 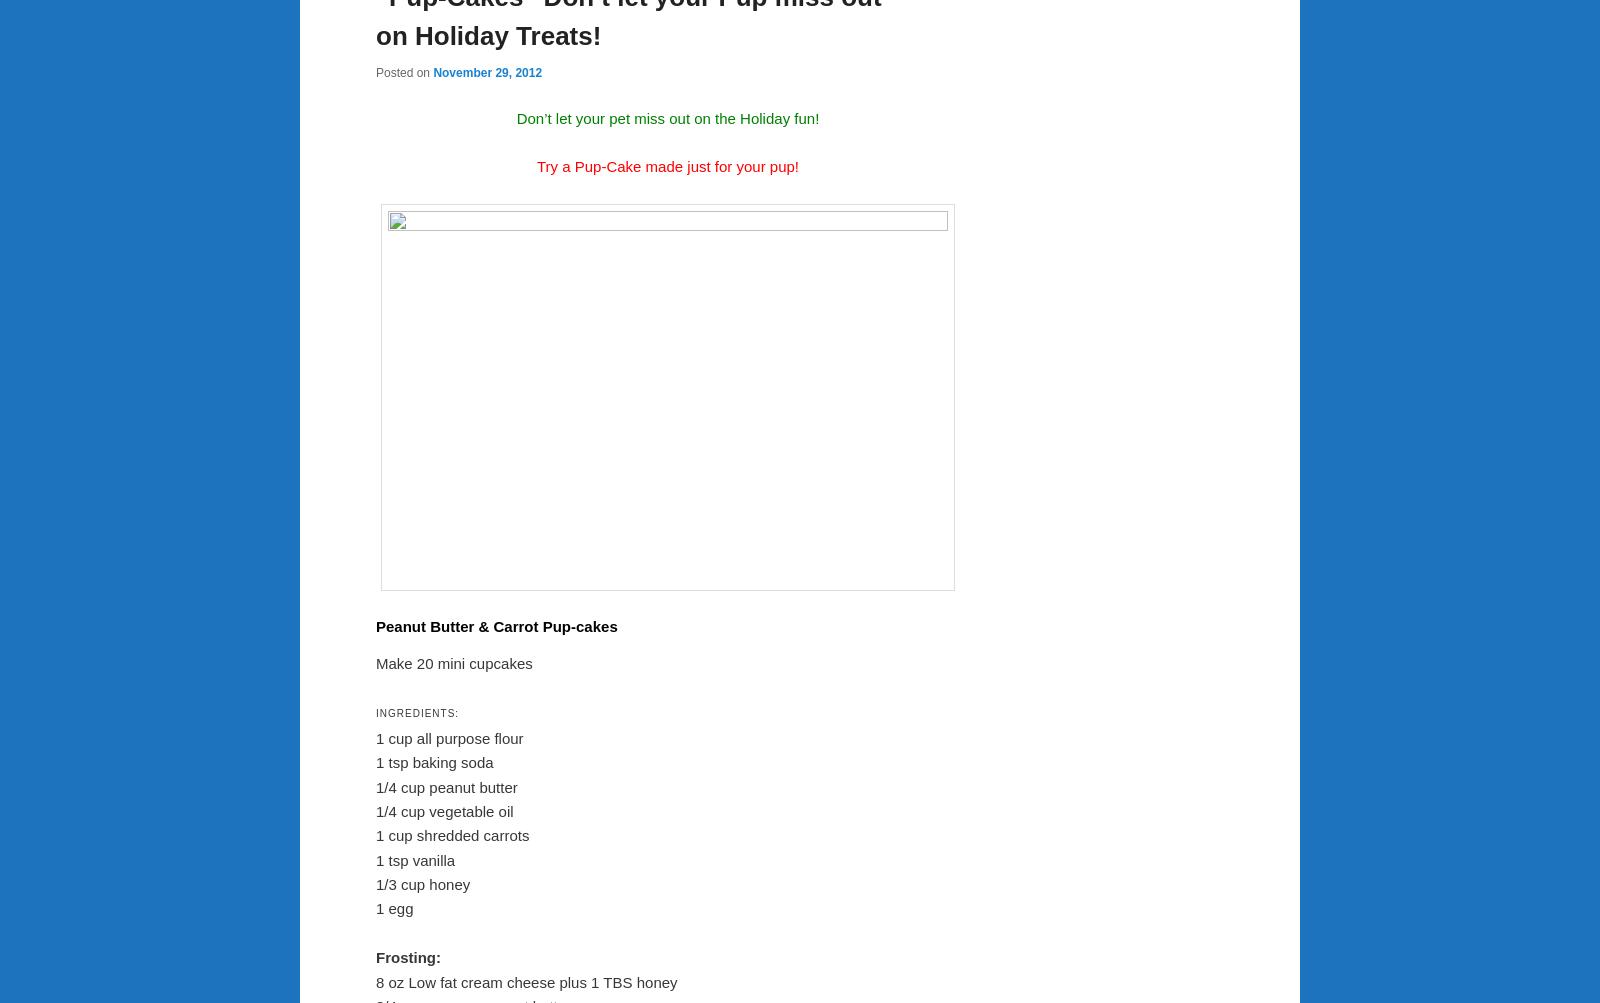 What do you see at coordinates (414, 859) in the screenshot?
I see `'1 tsp vanilla'` at bounding box center [414, 859].